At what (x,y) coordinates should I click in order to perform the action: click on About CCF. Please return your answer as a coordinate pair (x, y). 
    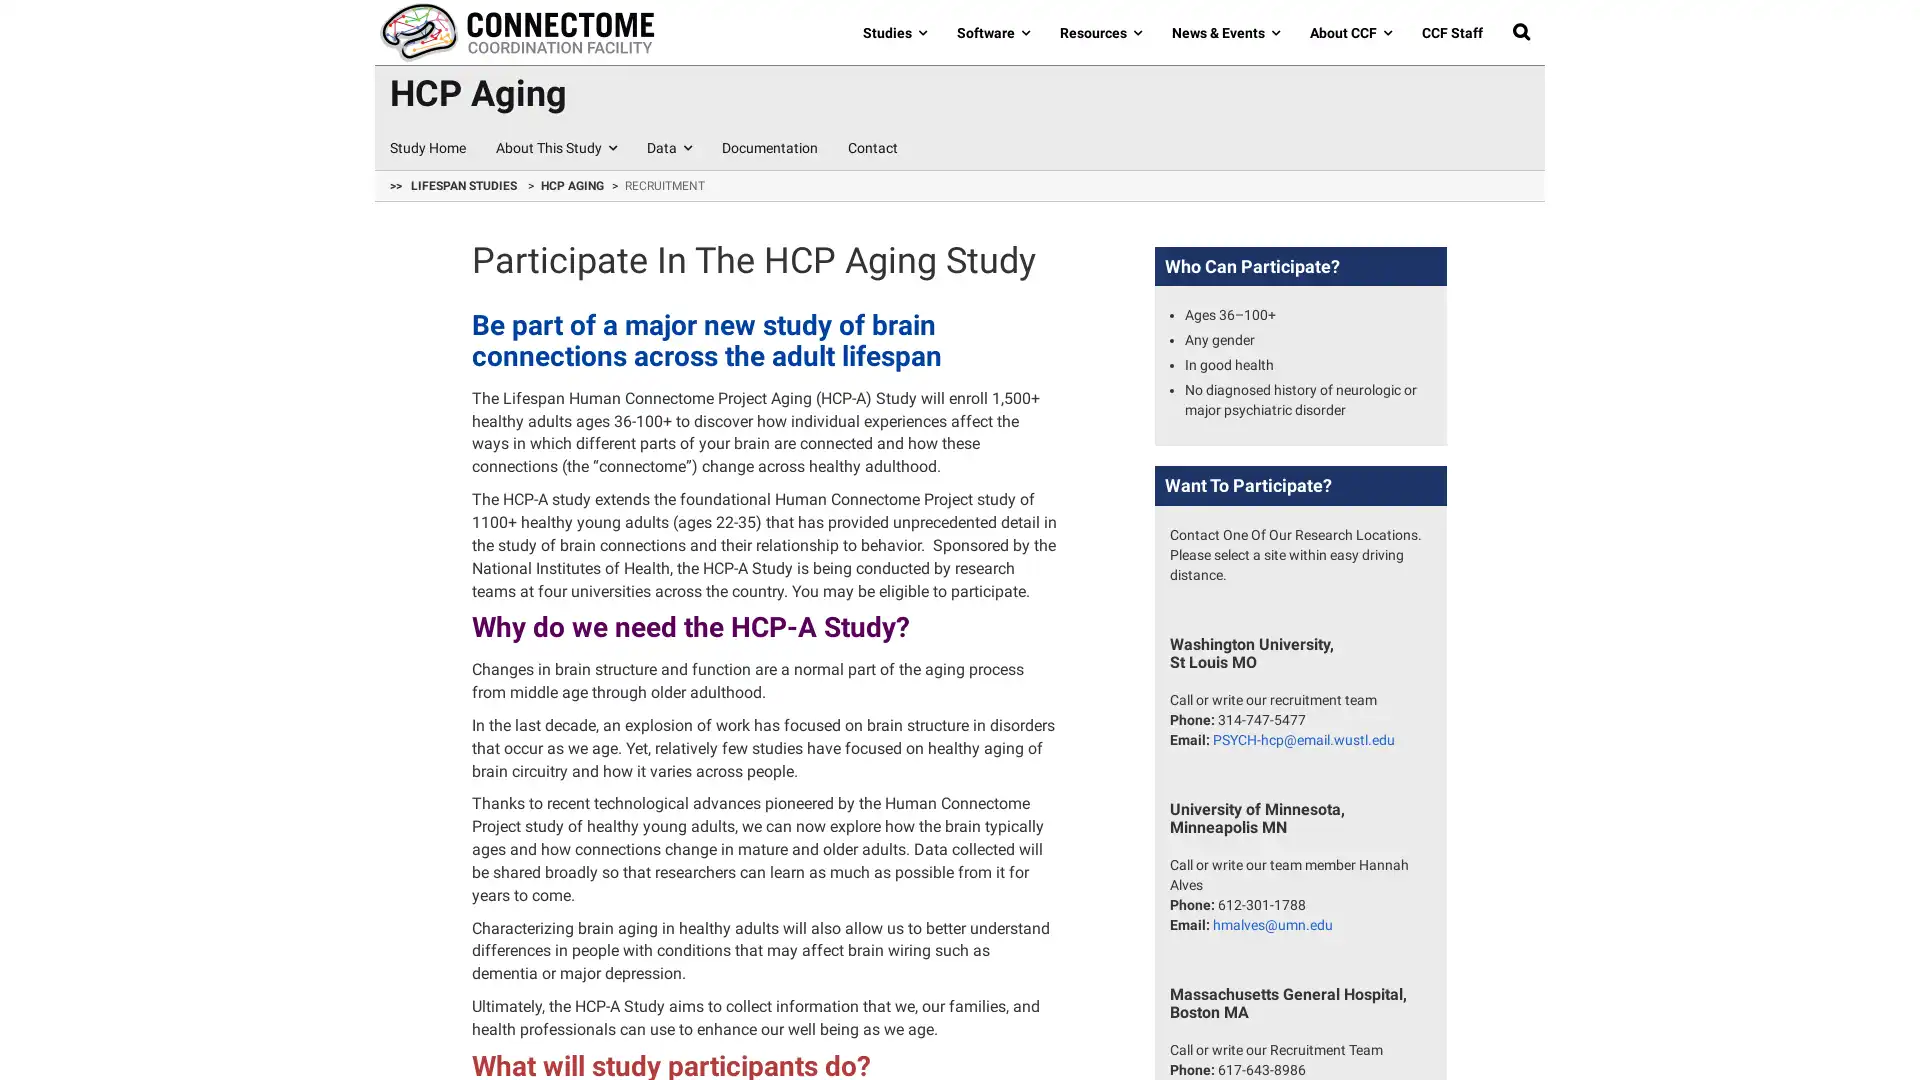
    Looking at the image, I should click on (1350, 38).